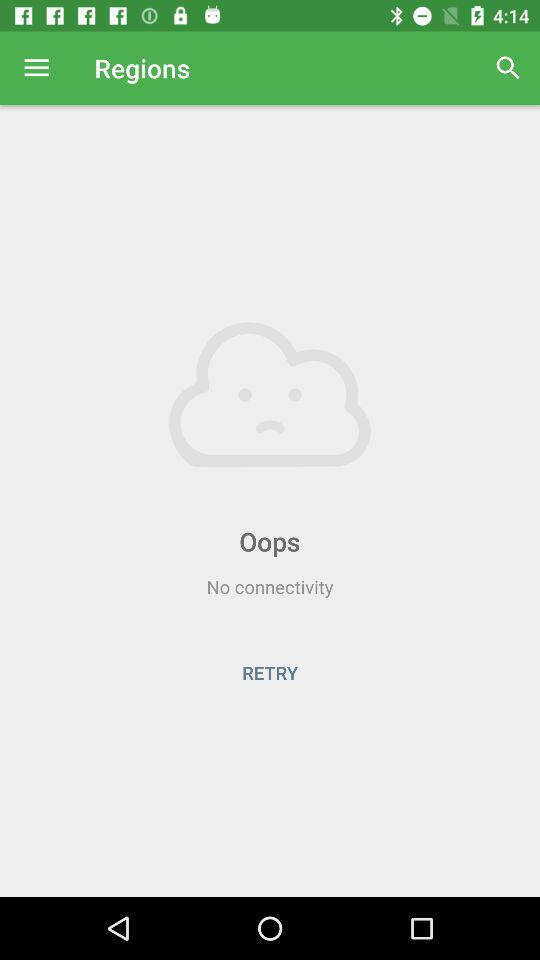 The image size is (540, 960). Describe the element at coordinates (508, 68) in the screenshot. I see `item at the top right corner` at that location.